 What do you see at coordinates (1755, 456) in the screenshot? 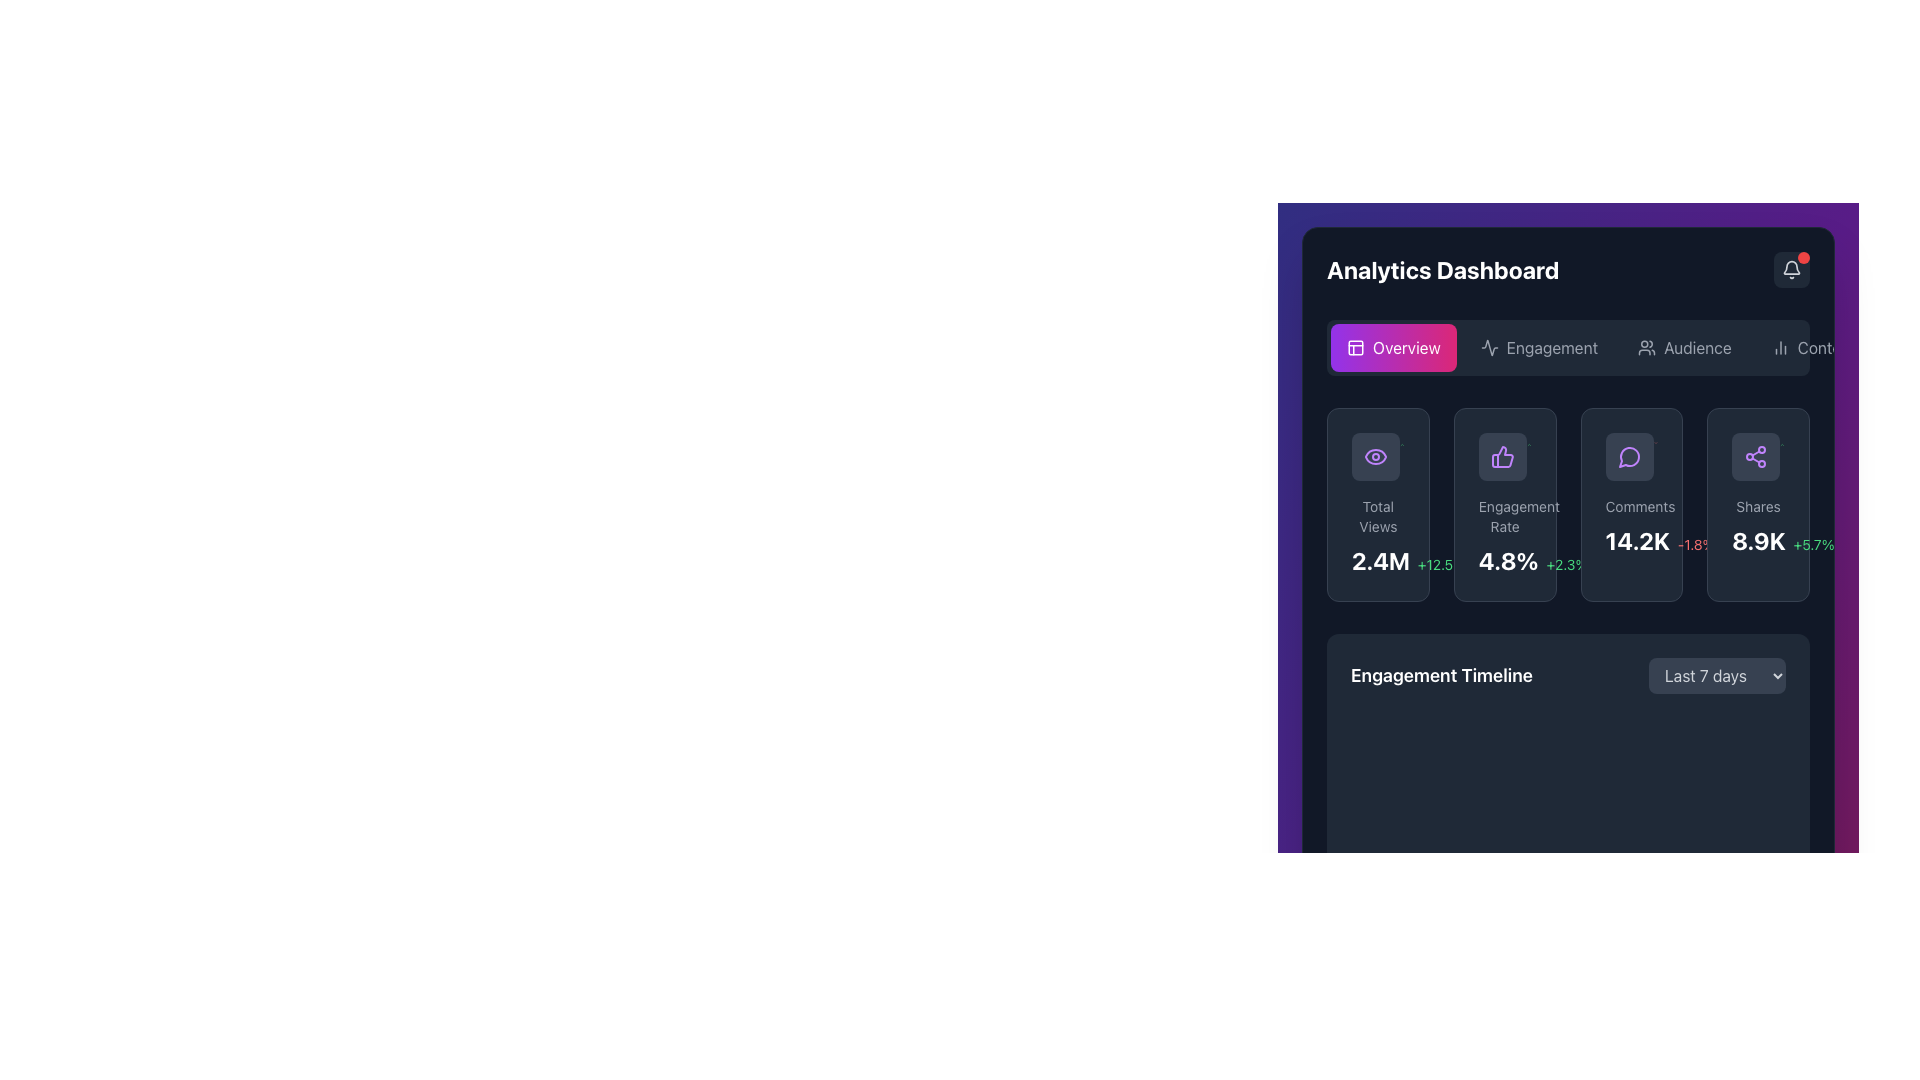
I see `the share icon that is located immediately to the right of the 'Comments' section and represents the share functionality` at bounding box center [1755, 456].